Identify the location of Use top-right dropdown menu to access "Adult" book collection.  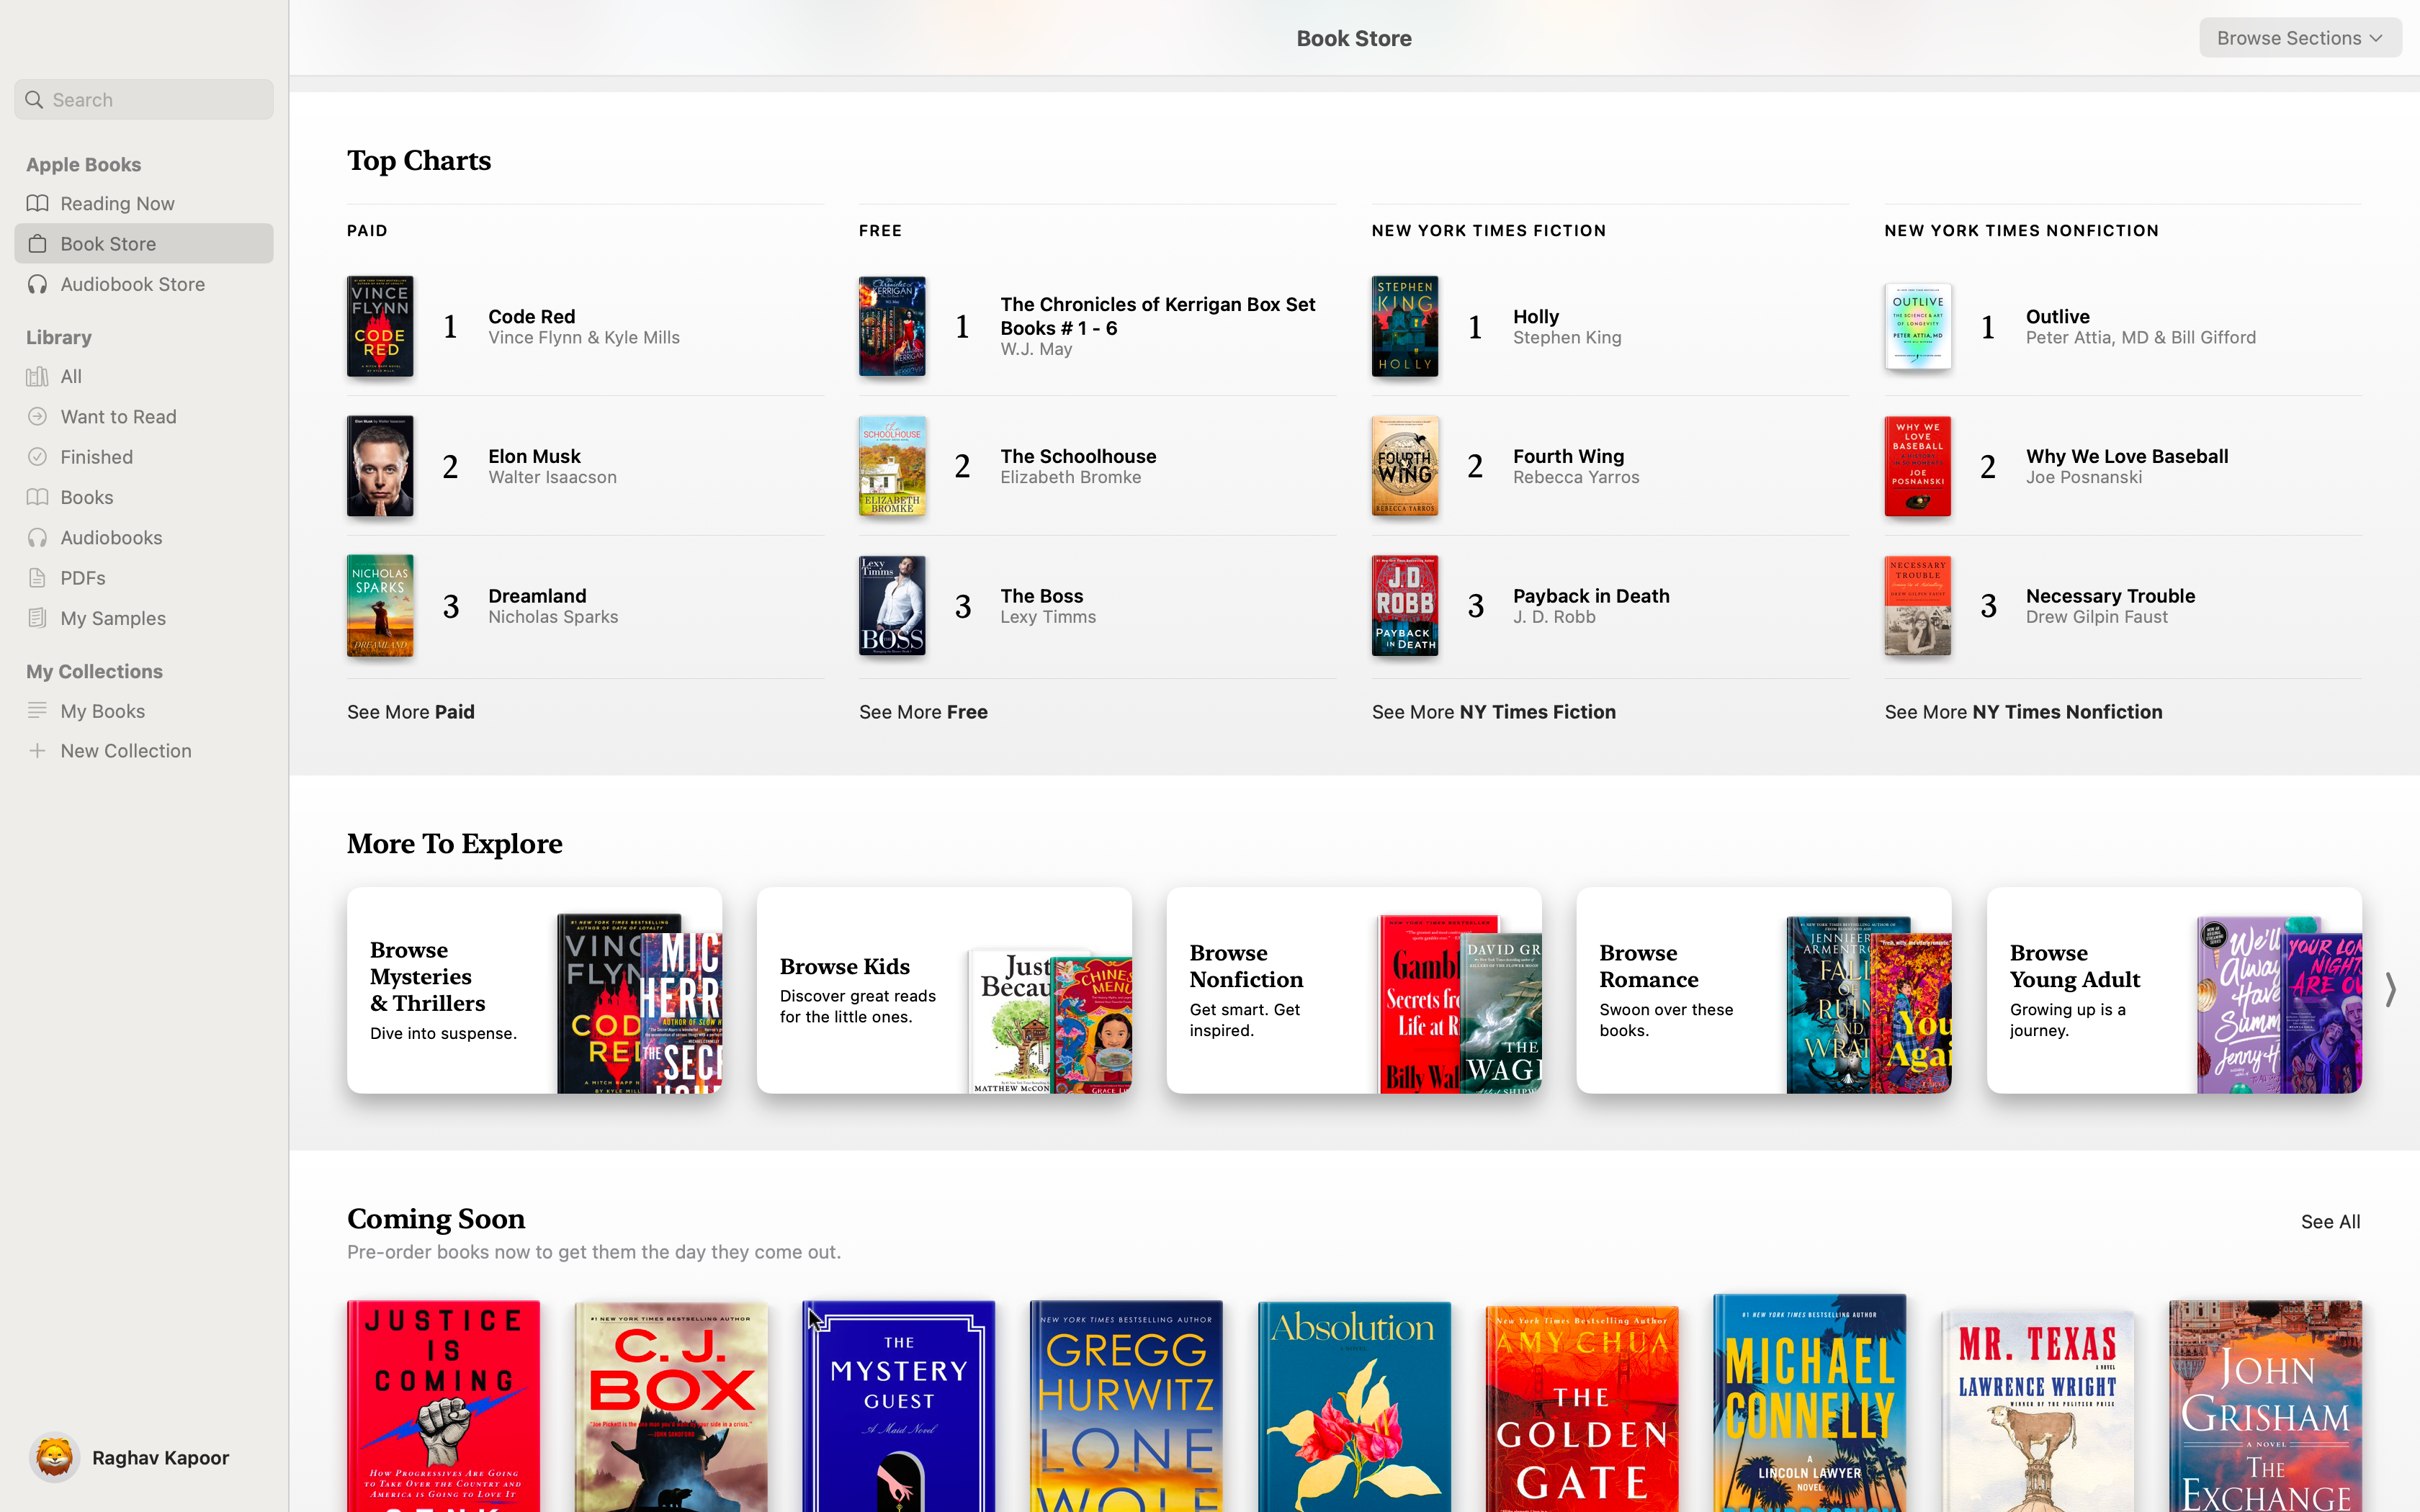
(2300, 37).